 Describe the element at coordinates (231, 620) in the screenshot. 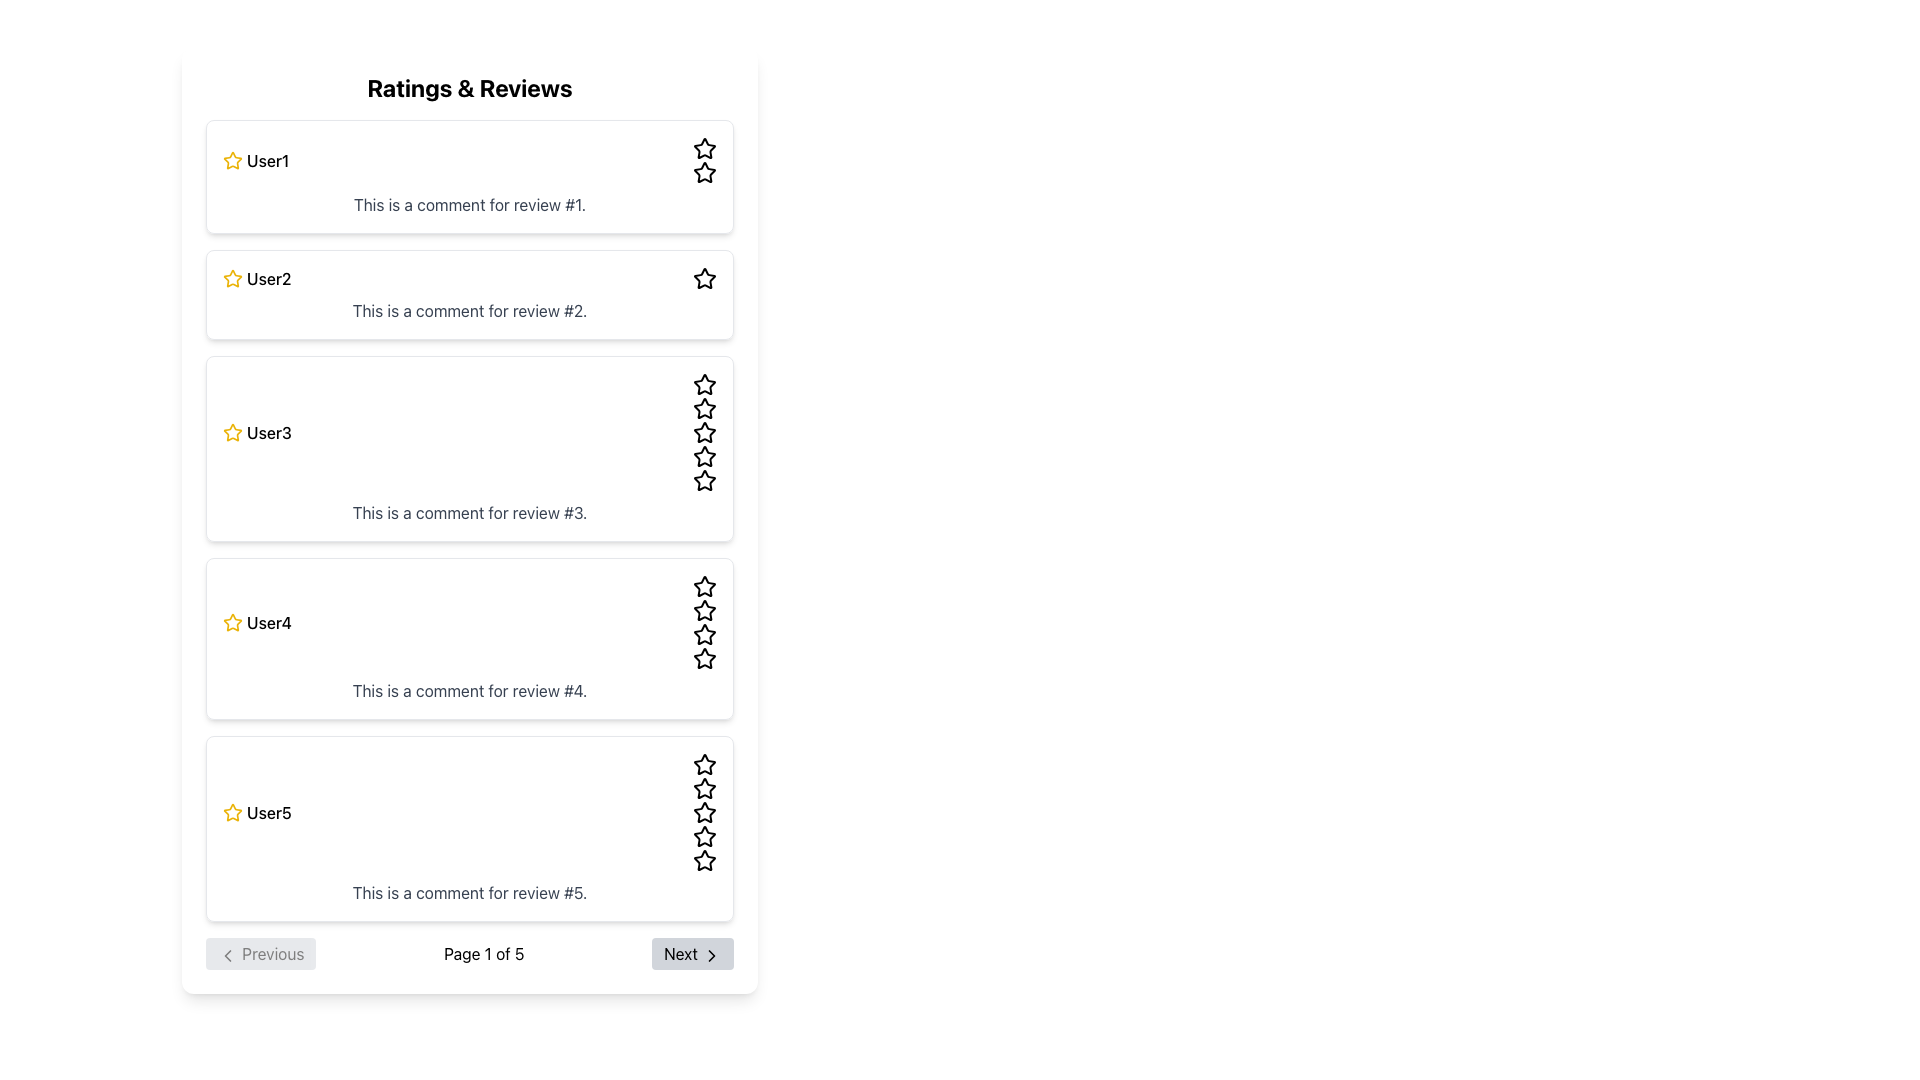

I see `the star icon for the fourth review entry, which signifies a rating or selection option, located before the 'User4' text label` at that location.